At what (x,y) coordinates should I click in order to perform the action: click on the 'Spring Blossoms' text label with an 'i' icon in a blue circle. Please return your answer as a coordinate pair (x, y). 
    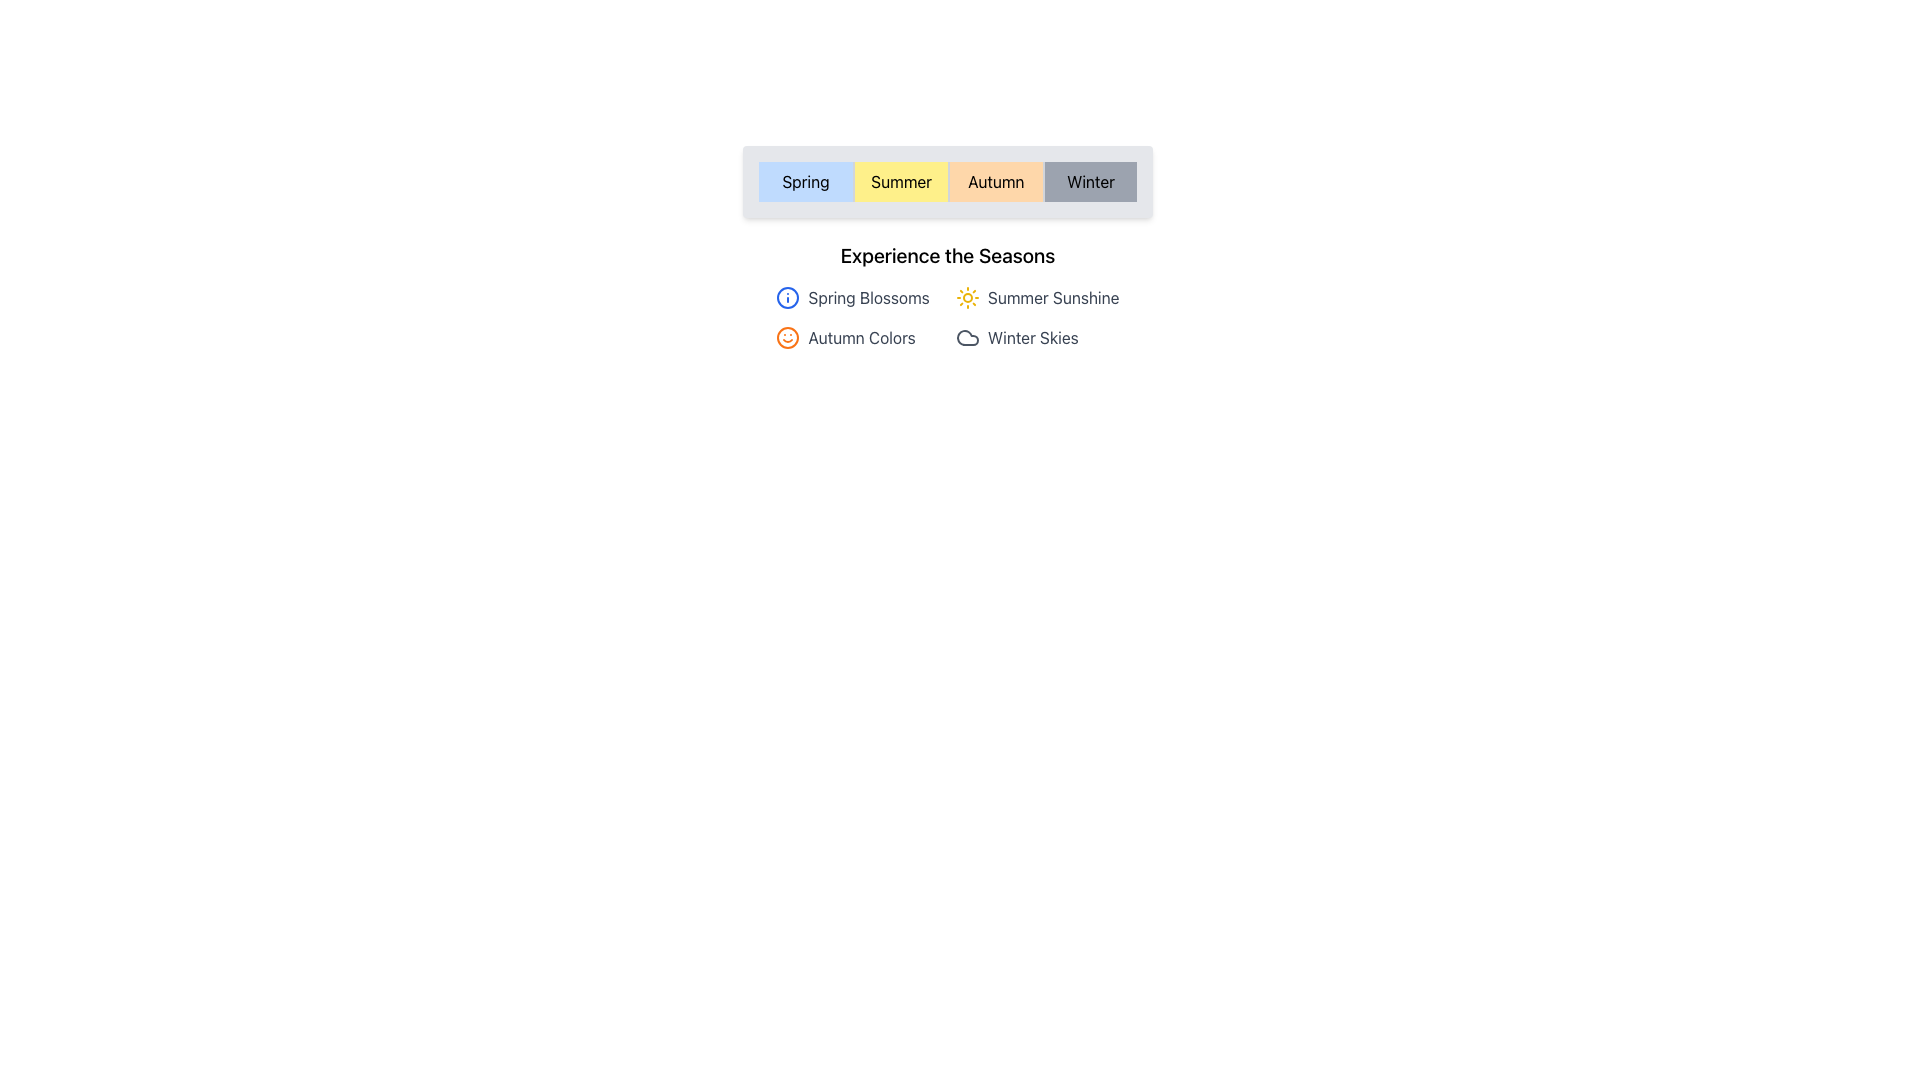
    Looking at the image, I should click on (858, 297).